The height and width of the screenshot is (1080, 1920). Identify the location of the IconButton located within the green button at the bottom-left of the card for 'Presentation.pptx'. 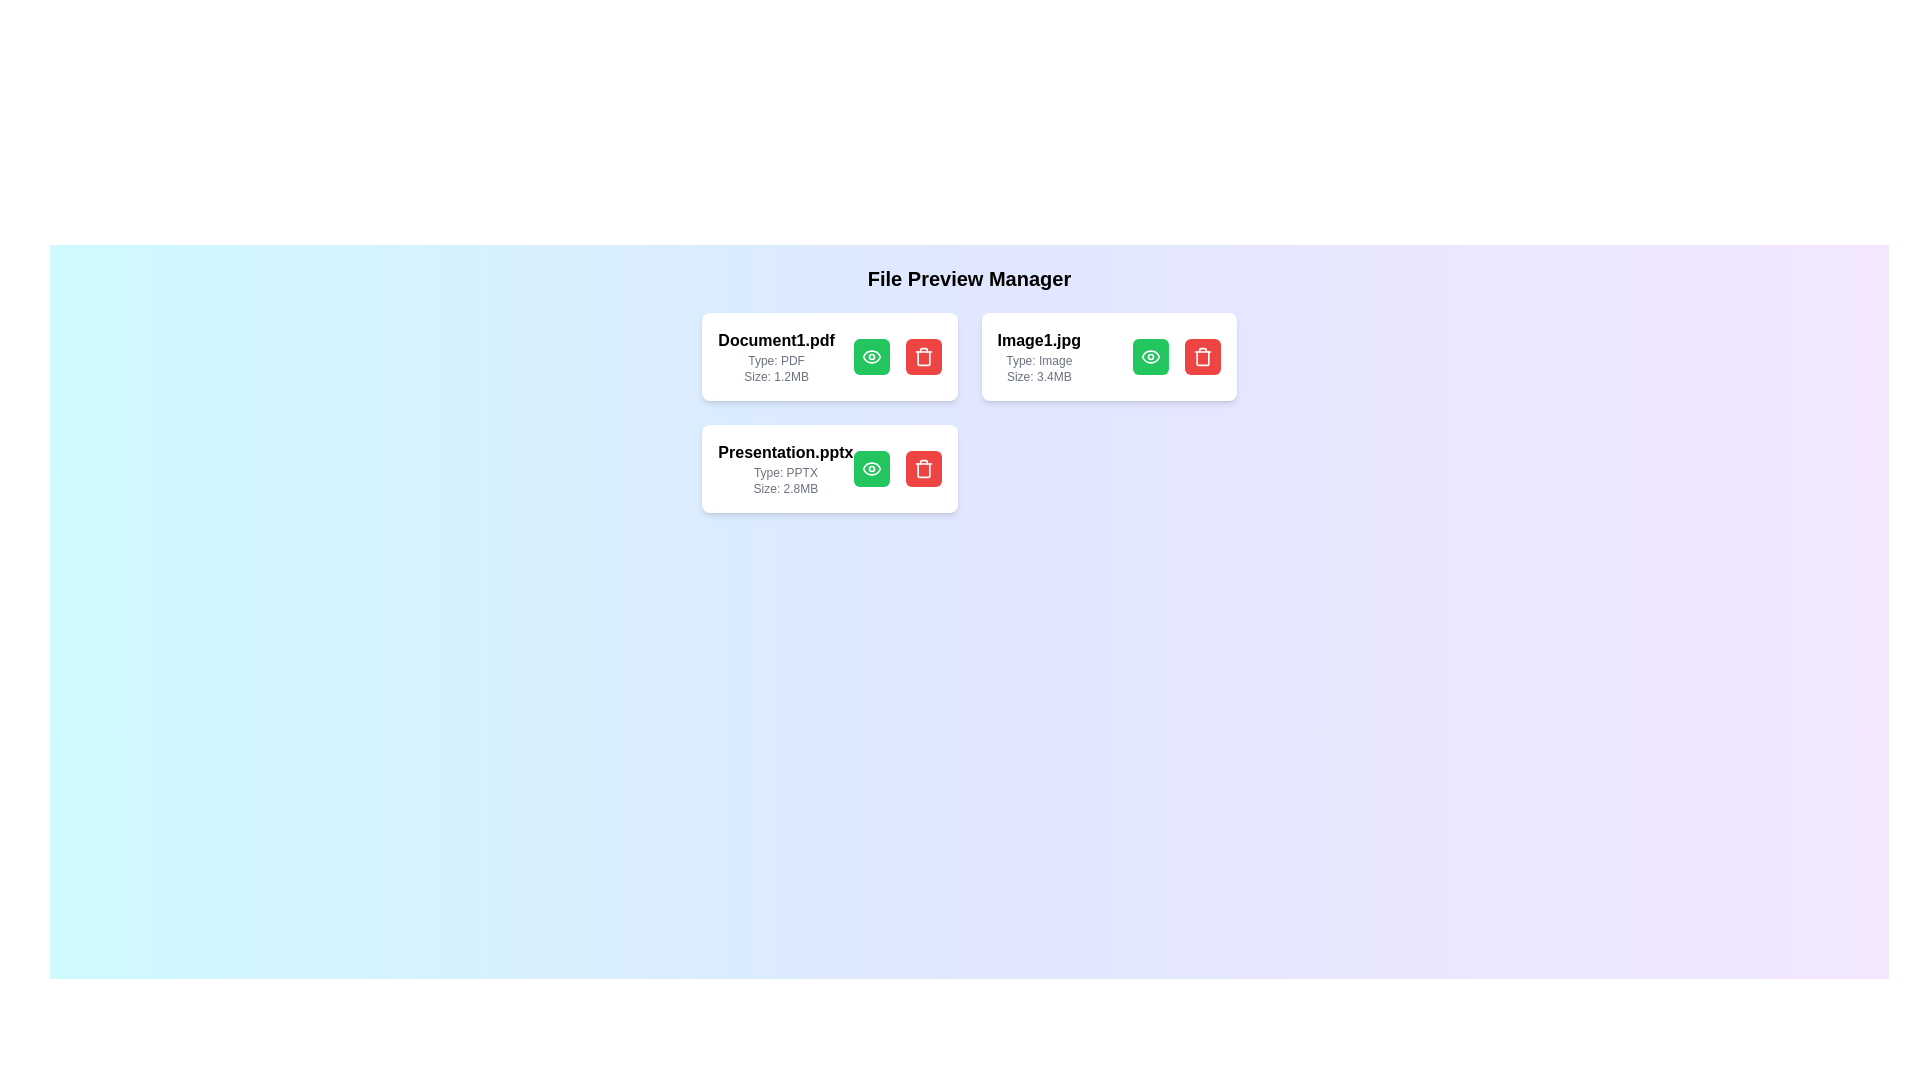
(871, 469).